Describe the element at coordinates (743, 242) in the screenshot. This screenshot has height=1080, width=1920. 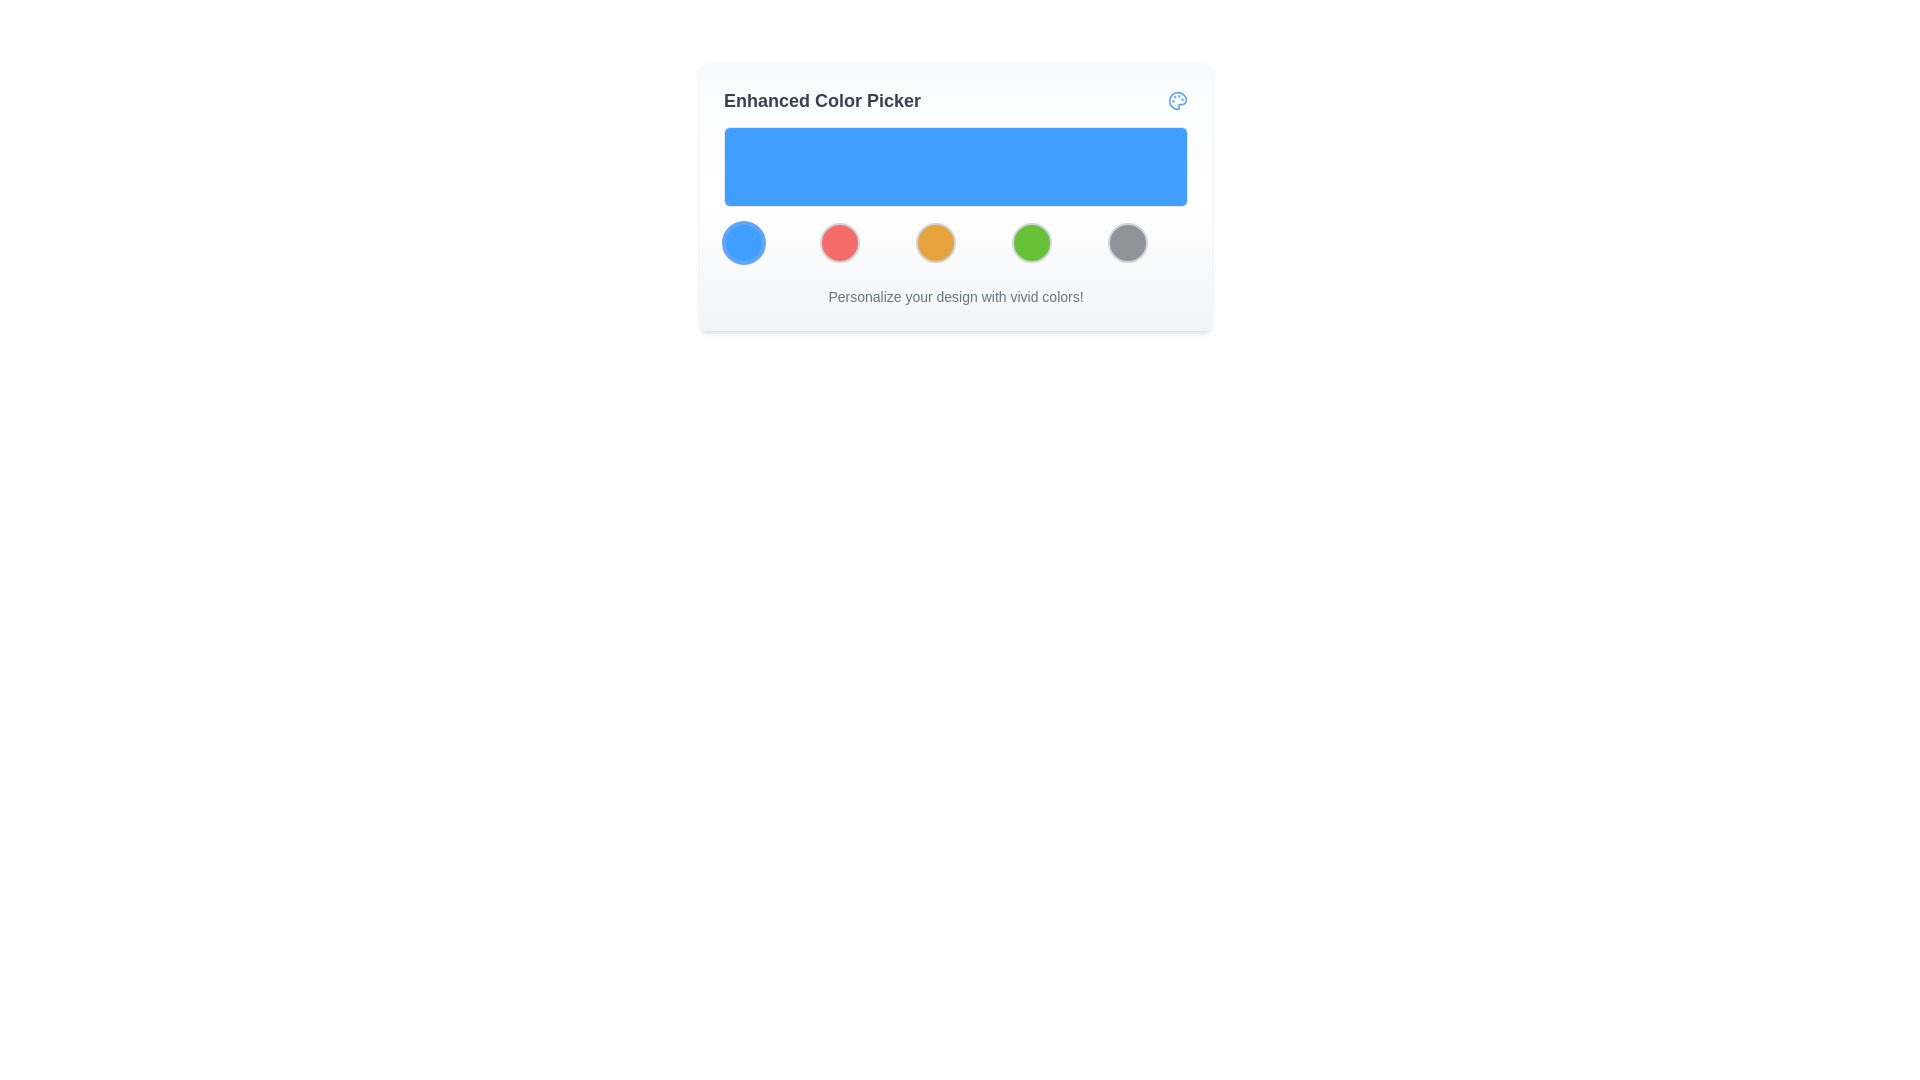
I see `the first button` at that location.